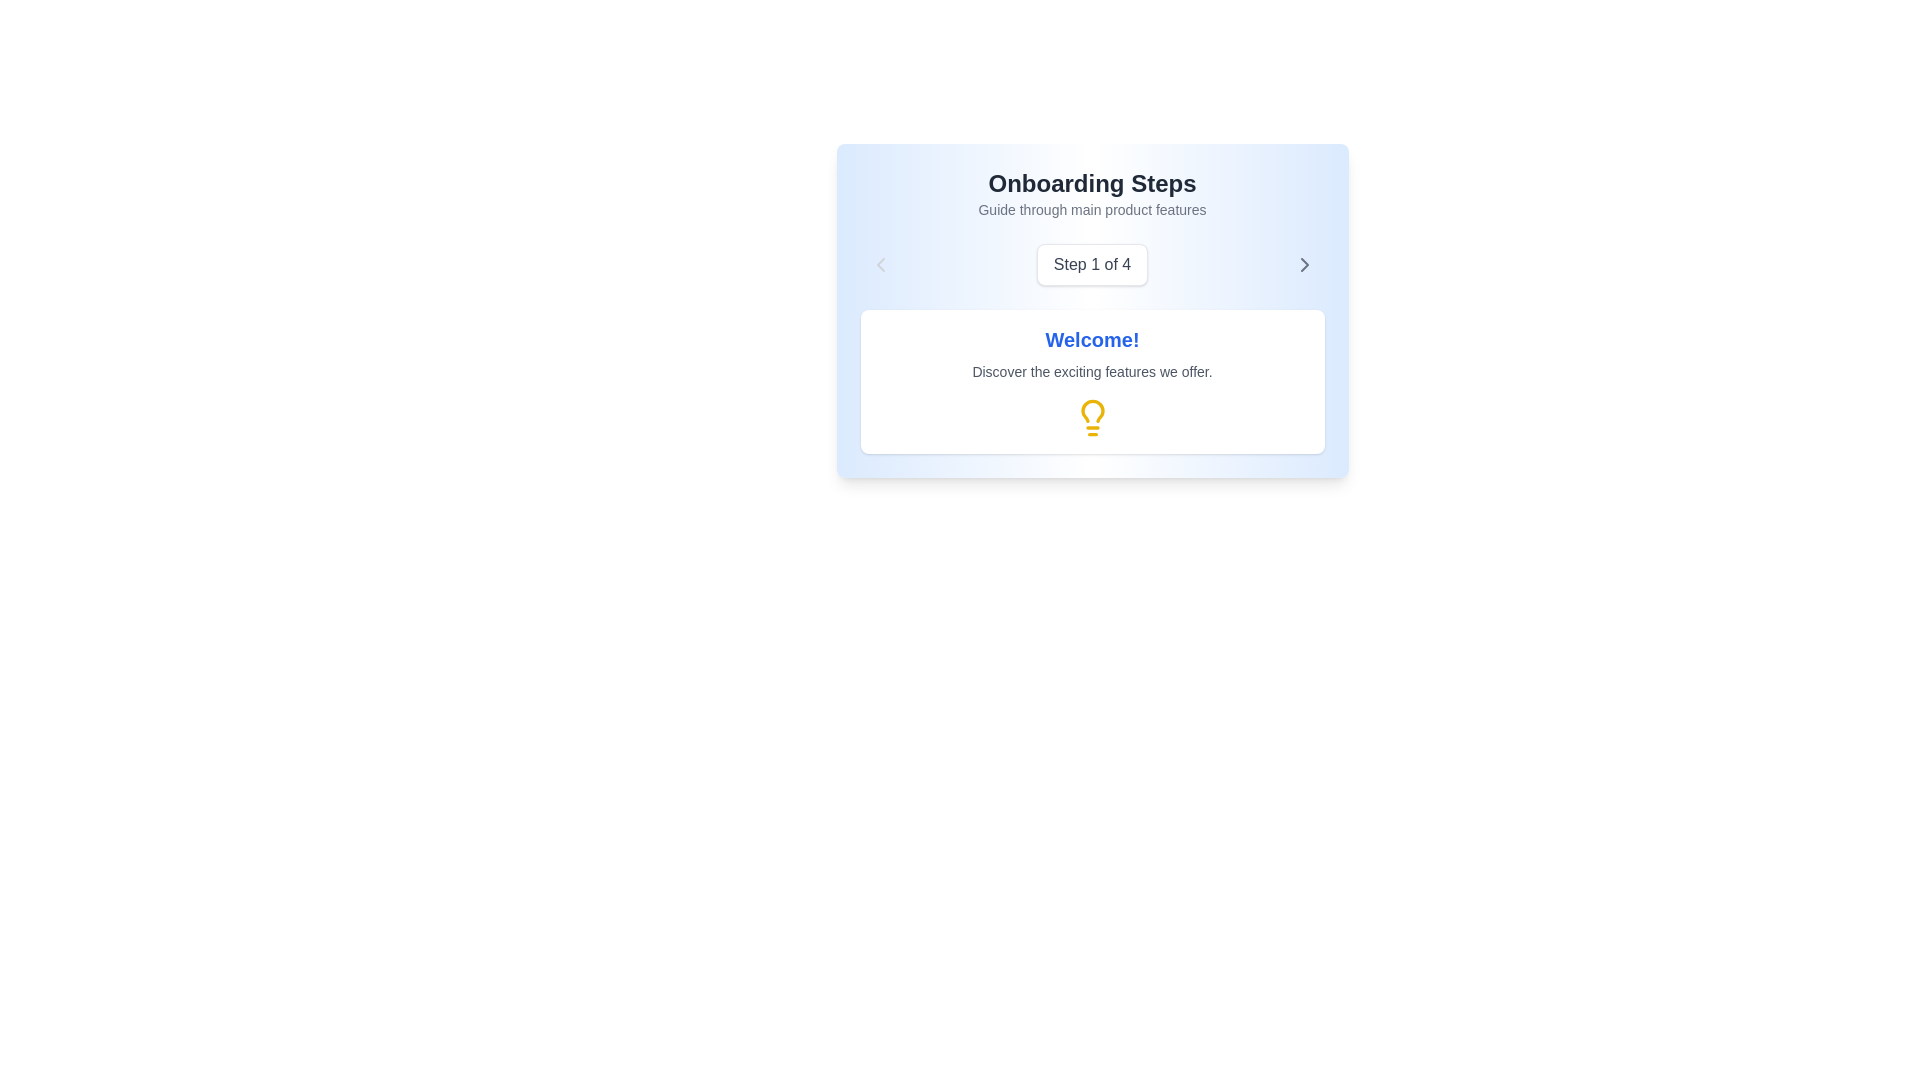 Image resolution: width=1920 pixels, height=1080 pixels. What do you see at coordinates (1091, 184) in the screenshot?
I see `the 'Onboarding Steps' text element, which is a bold and large title centrally aligned at the top of the content card` at bounding box center [1091, 184].